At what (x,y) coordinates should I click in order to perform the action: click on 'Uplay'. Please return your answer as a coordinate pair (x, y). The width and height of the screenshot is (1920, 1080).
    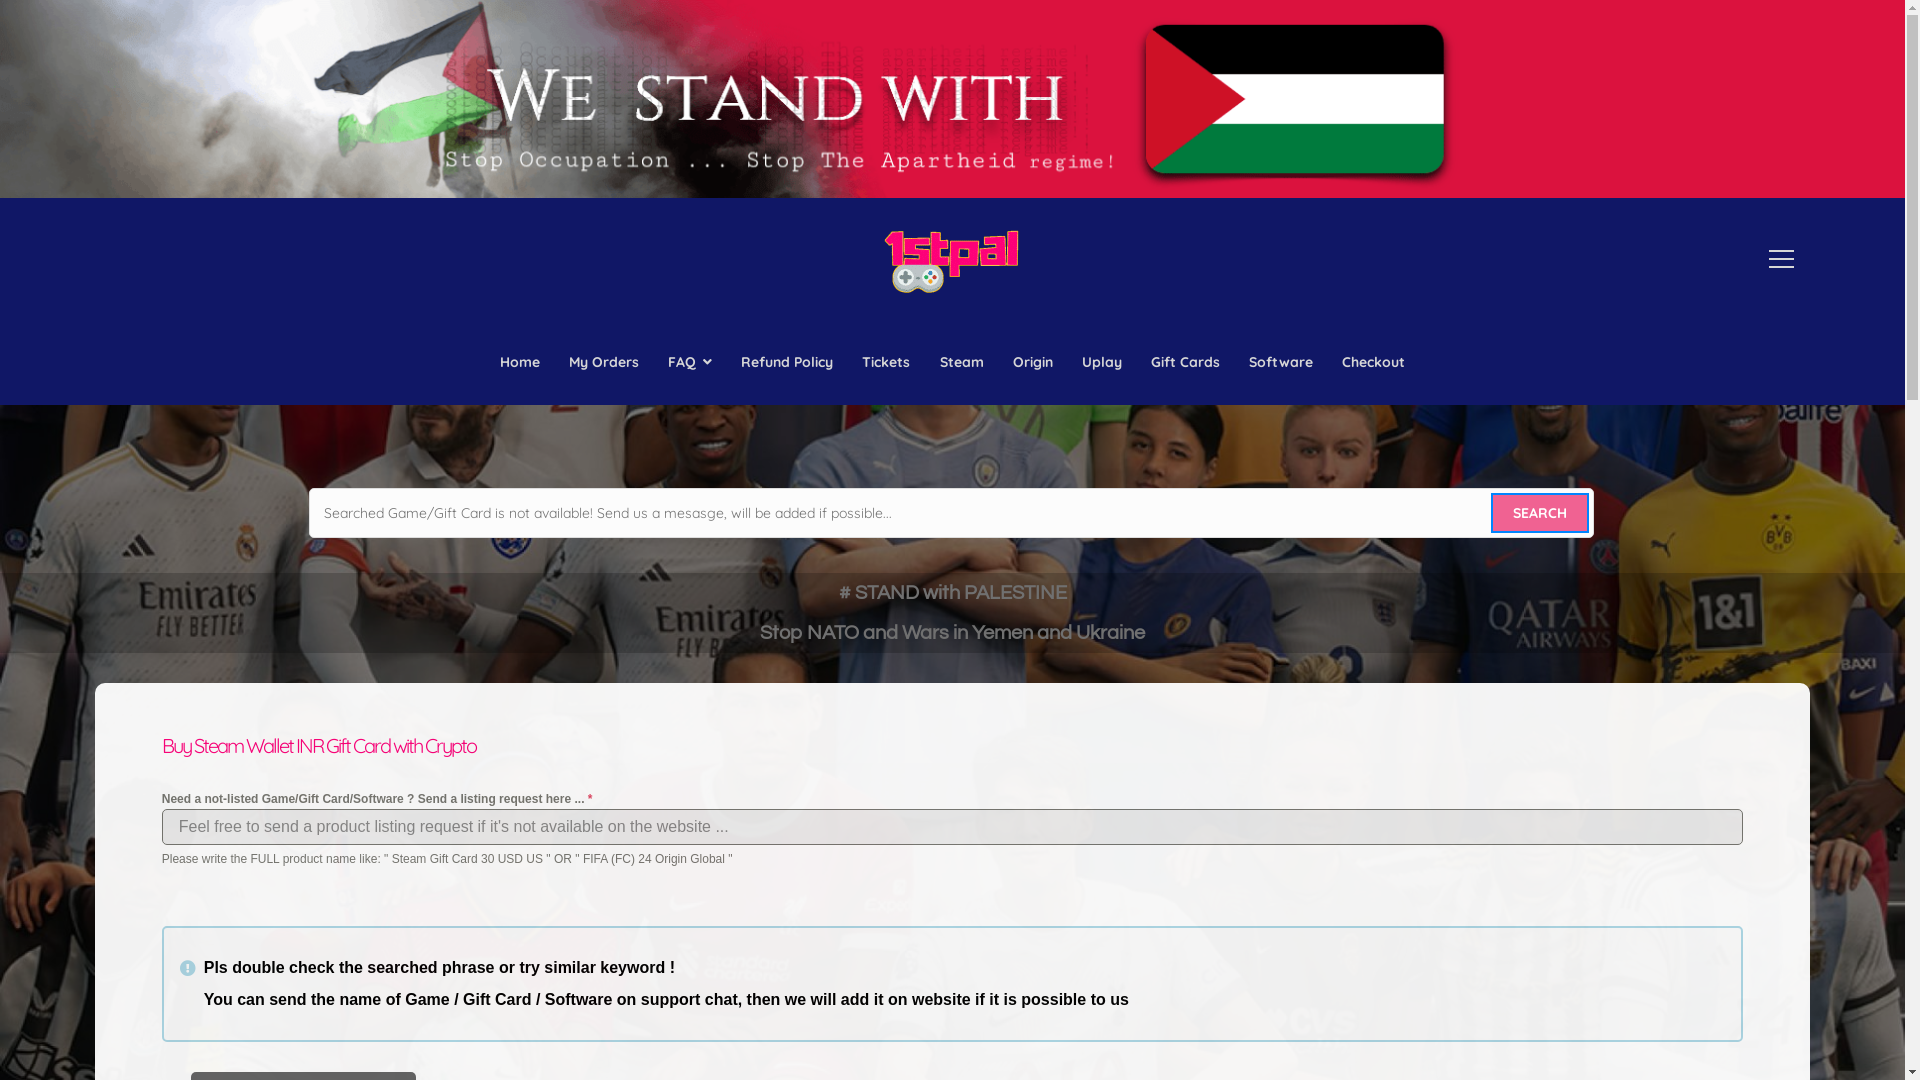
    Looking at the image, I should click on (1100, 362).